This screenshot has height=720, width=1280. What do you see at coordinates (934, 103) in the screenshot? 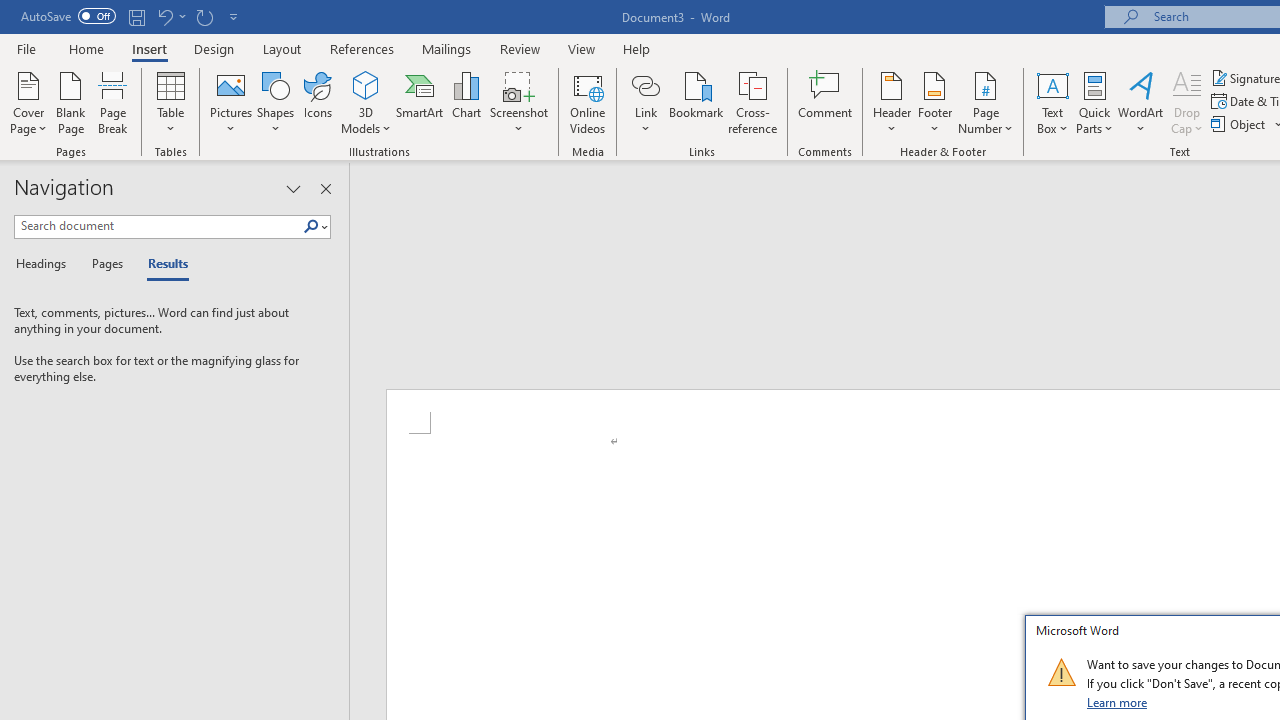
I see `'Footer'` at bounding box center [934, 103].